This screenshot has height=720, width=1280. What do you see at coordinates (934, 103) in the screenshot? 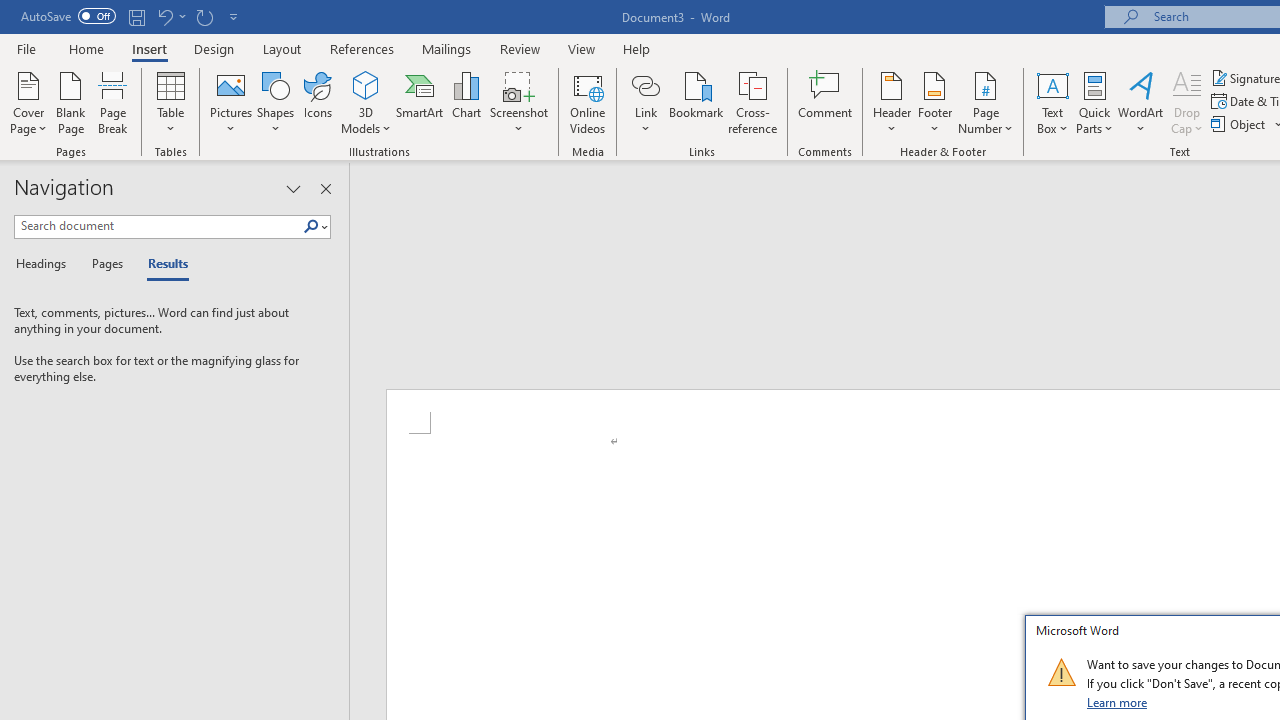
I see `'Footer'` at bounding box center [934, 103].